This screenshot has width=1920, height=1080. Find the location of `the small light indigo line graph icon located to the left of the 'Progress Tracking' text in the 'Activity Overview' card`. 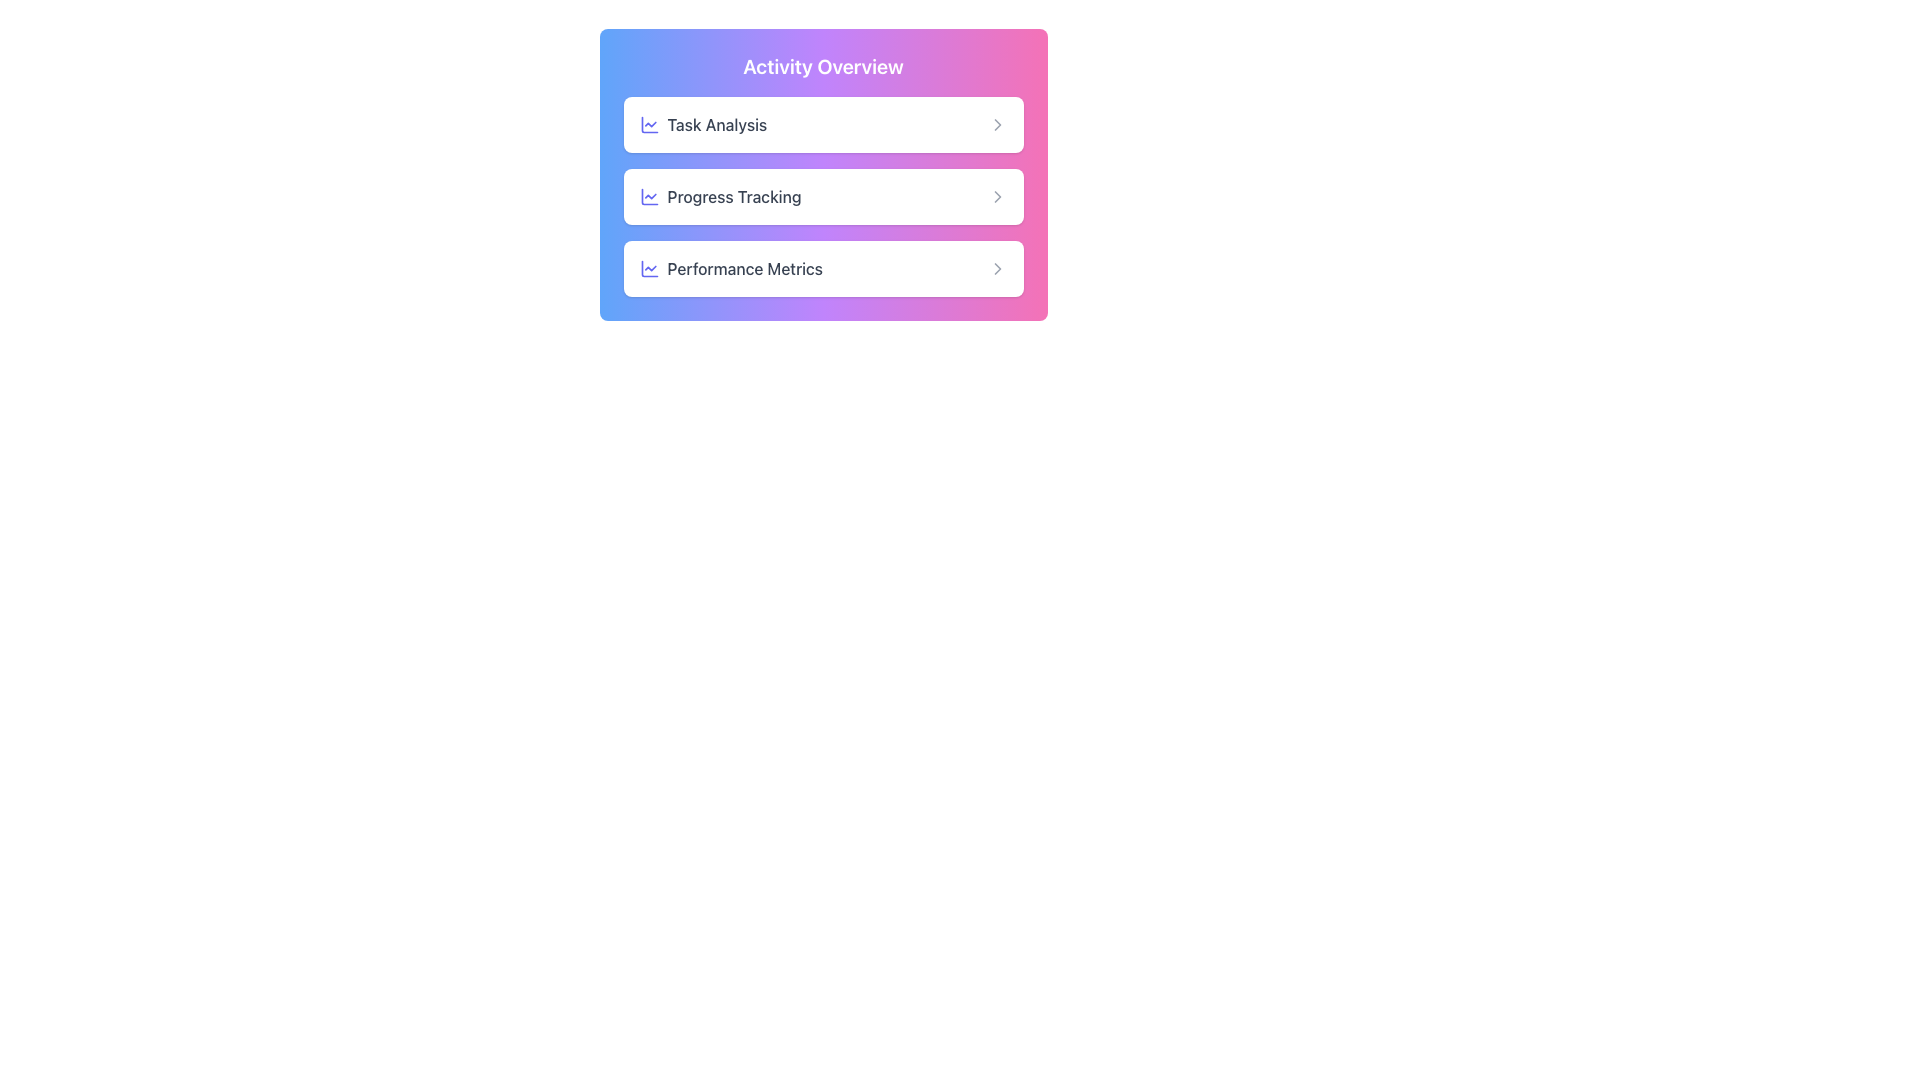

the small light indigo line graph icon located to the left of the 'Progress Tracking' text in the 'Activity Overview' card is located at coordinates (649, 196).